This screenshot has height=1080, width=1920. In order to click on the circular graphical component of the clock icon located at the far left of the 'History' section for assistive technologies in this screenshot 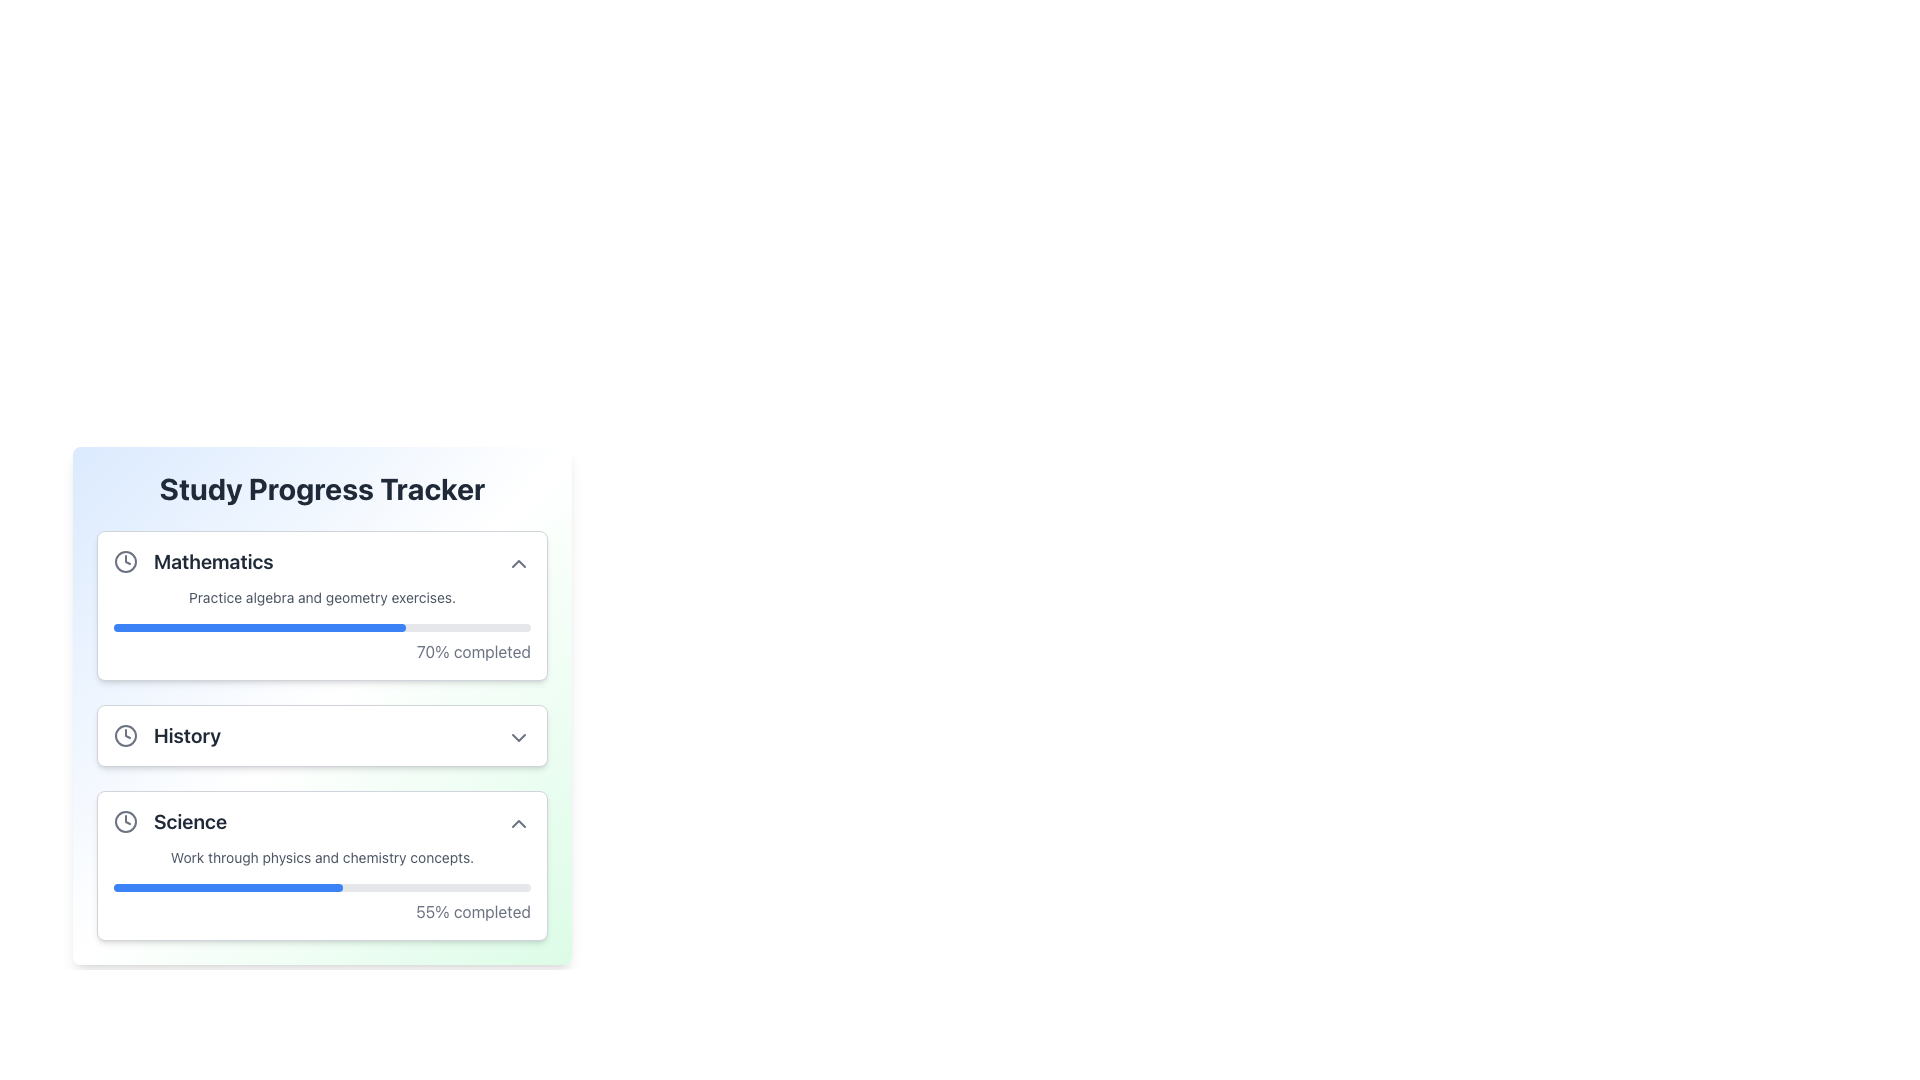, I will do `click(124, 736)`.